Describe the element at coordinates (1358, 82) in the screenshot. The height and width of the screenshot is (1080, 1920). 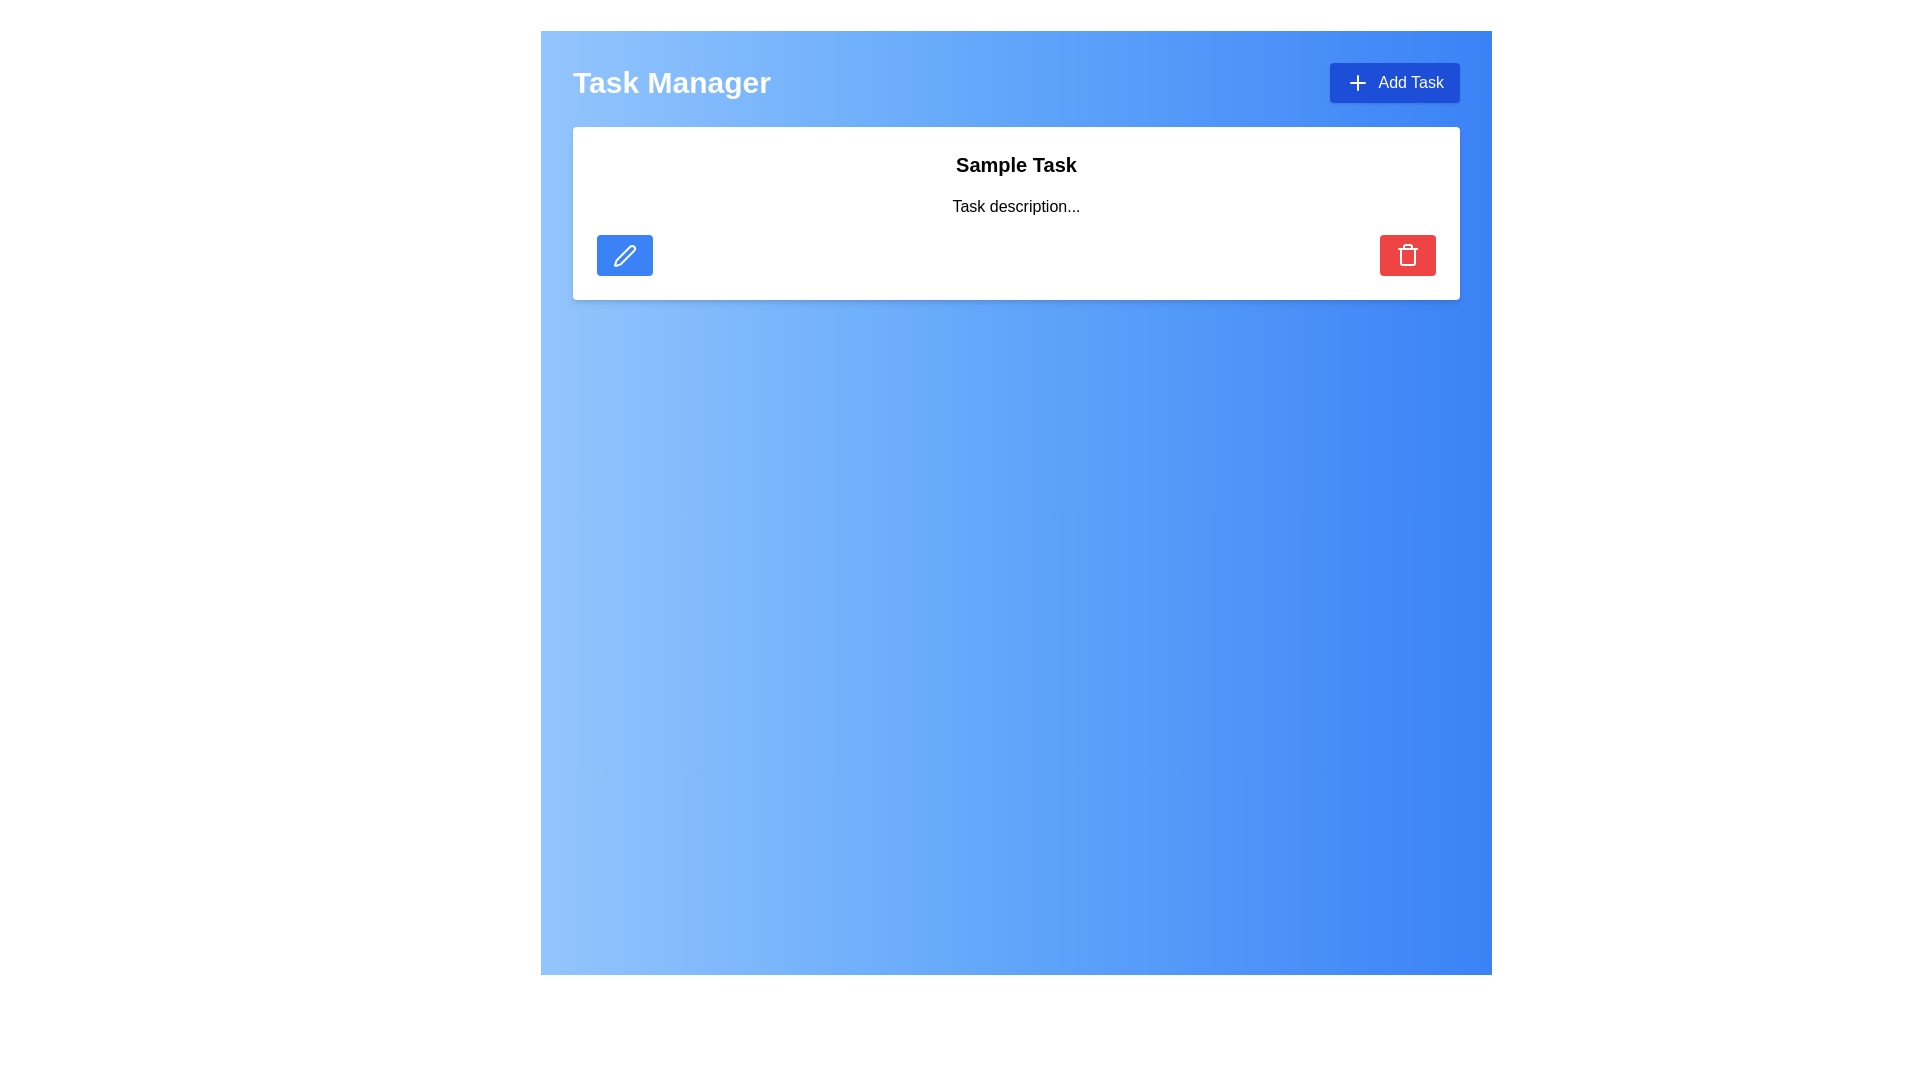
I see `the 'Add Task' button which contains the plus icon` at that location.